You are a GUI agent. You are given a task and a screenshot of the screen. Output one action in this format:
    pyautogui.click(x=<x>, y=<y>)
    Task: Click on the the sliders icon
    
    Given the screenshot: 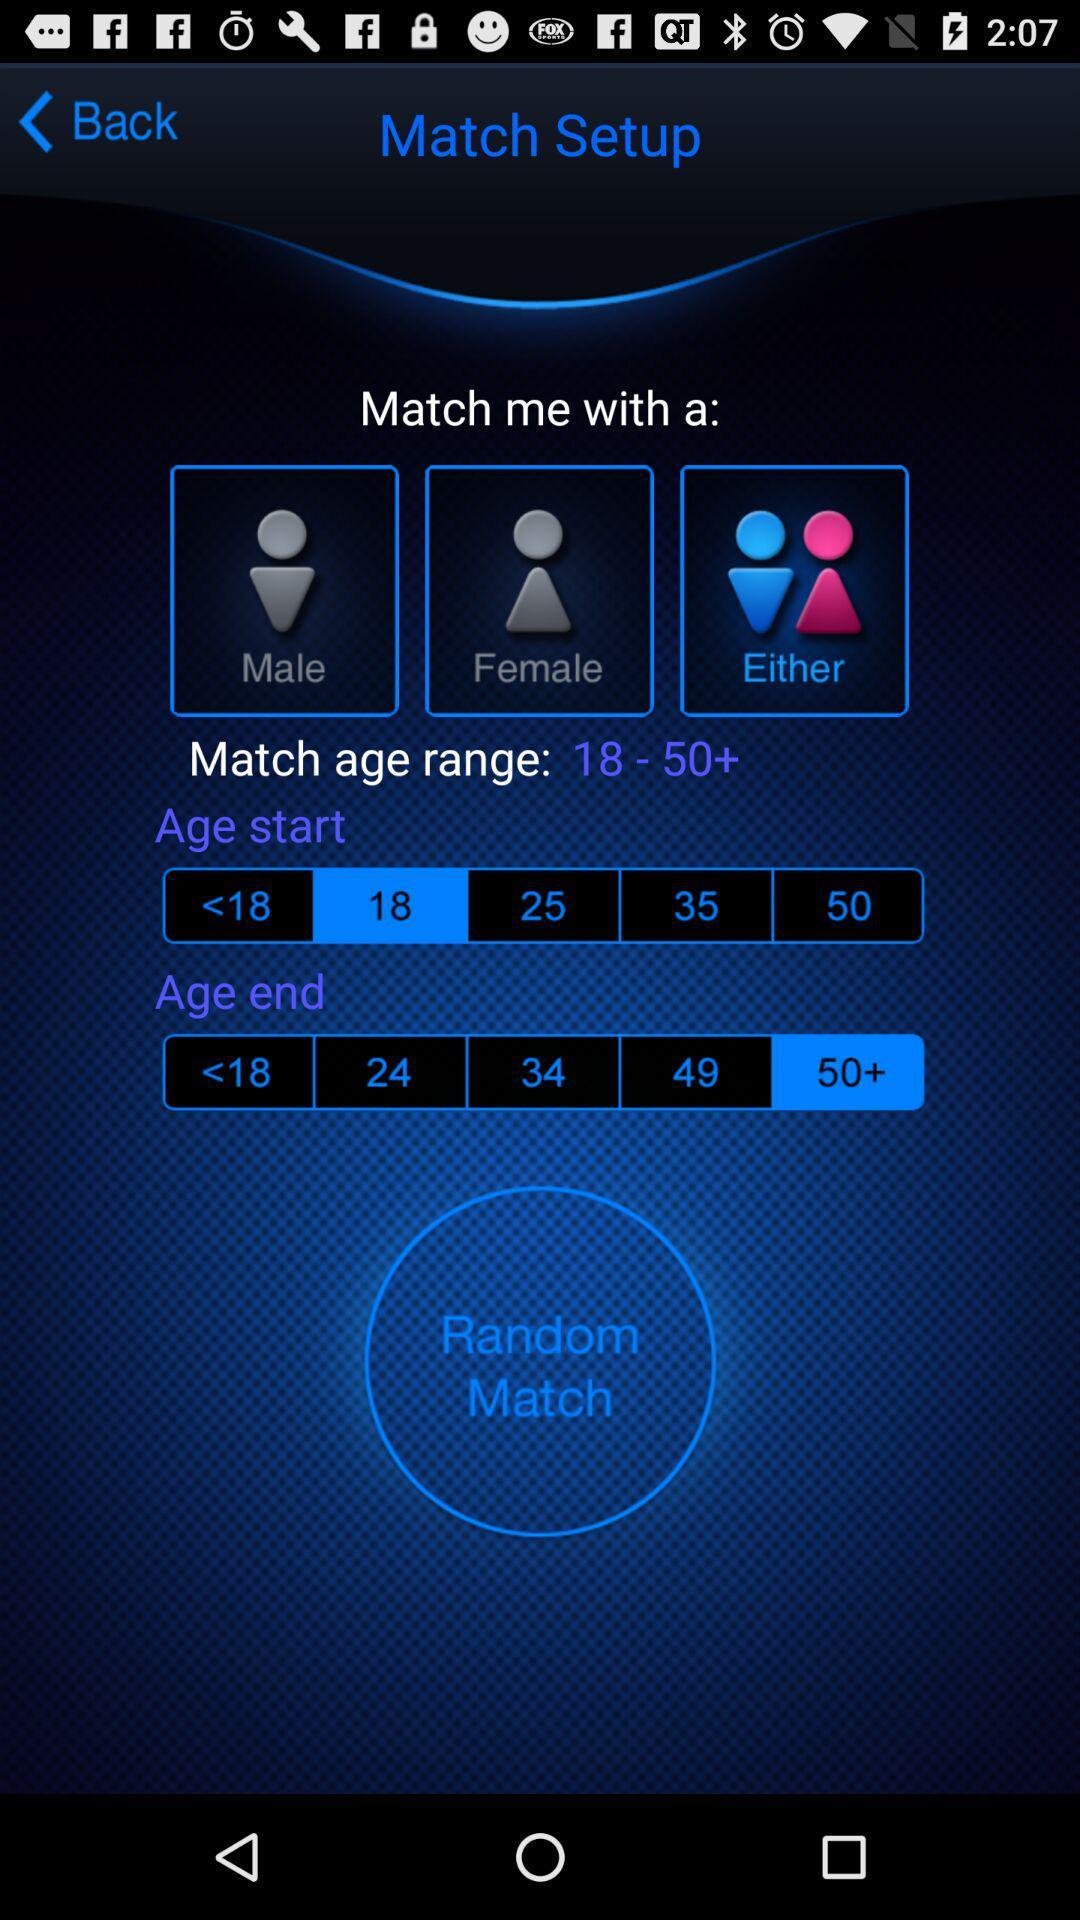 What is the action you would take?
    pyautogui.click(x=855, y=972)
    